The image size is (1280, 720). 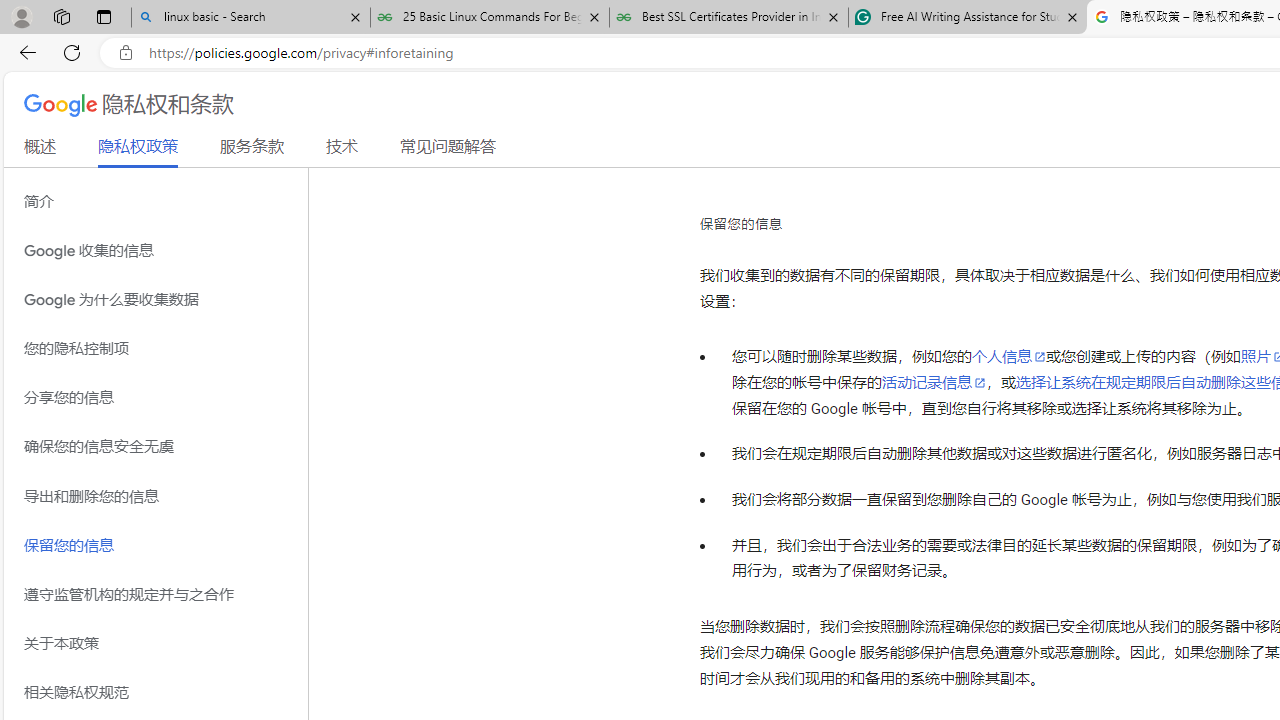 What do you see at coordinates (249, 17) in the screenshot?
I see `'linux basic - Search'` at bounding box center [249, 17].